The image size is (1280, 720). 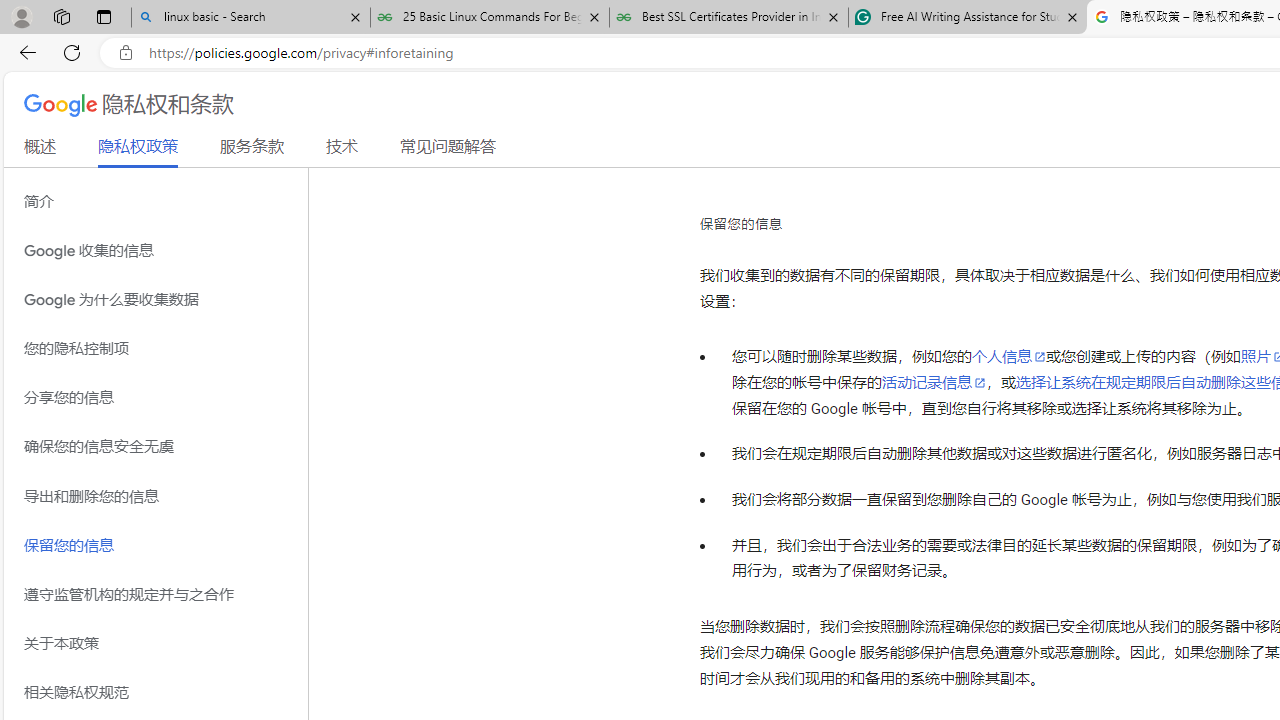 What do you see at coordinates (249, 17) in the screenshot?
I see `'linux basic - Search'` at bounding box center [249, 17].